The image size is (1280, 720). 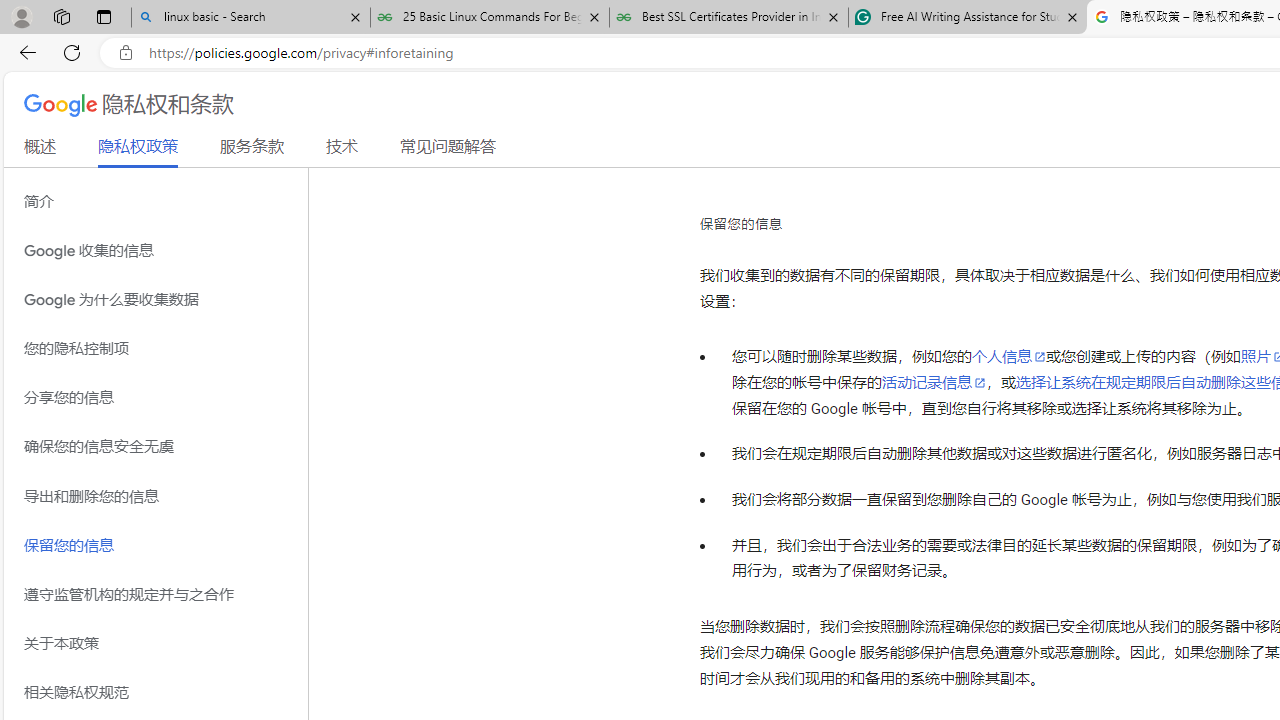 What do you see at coordinates (249, 17) in the screenshot?
I see `'linux basic - Search'` at bounding box center [249, 17].